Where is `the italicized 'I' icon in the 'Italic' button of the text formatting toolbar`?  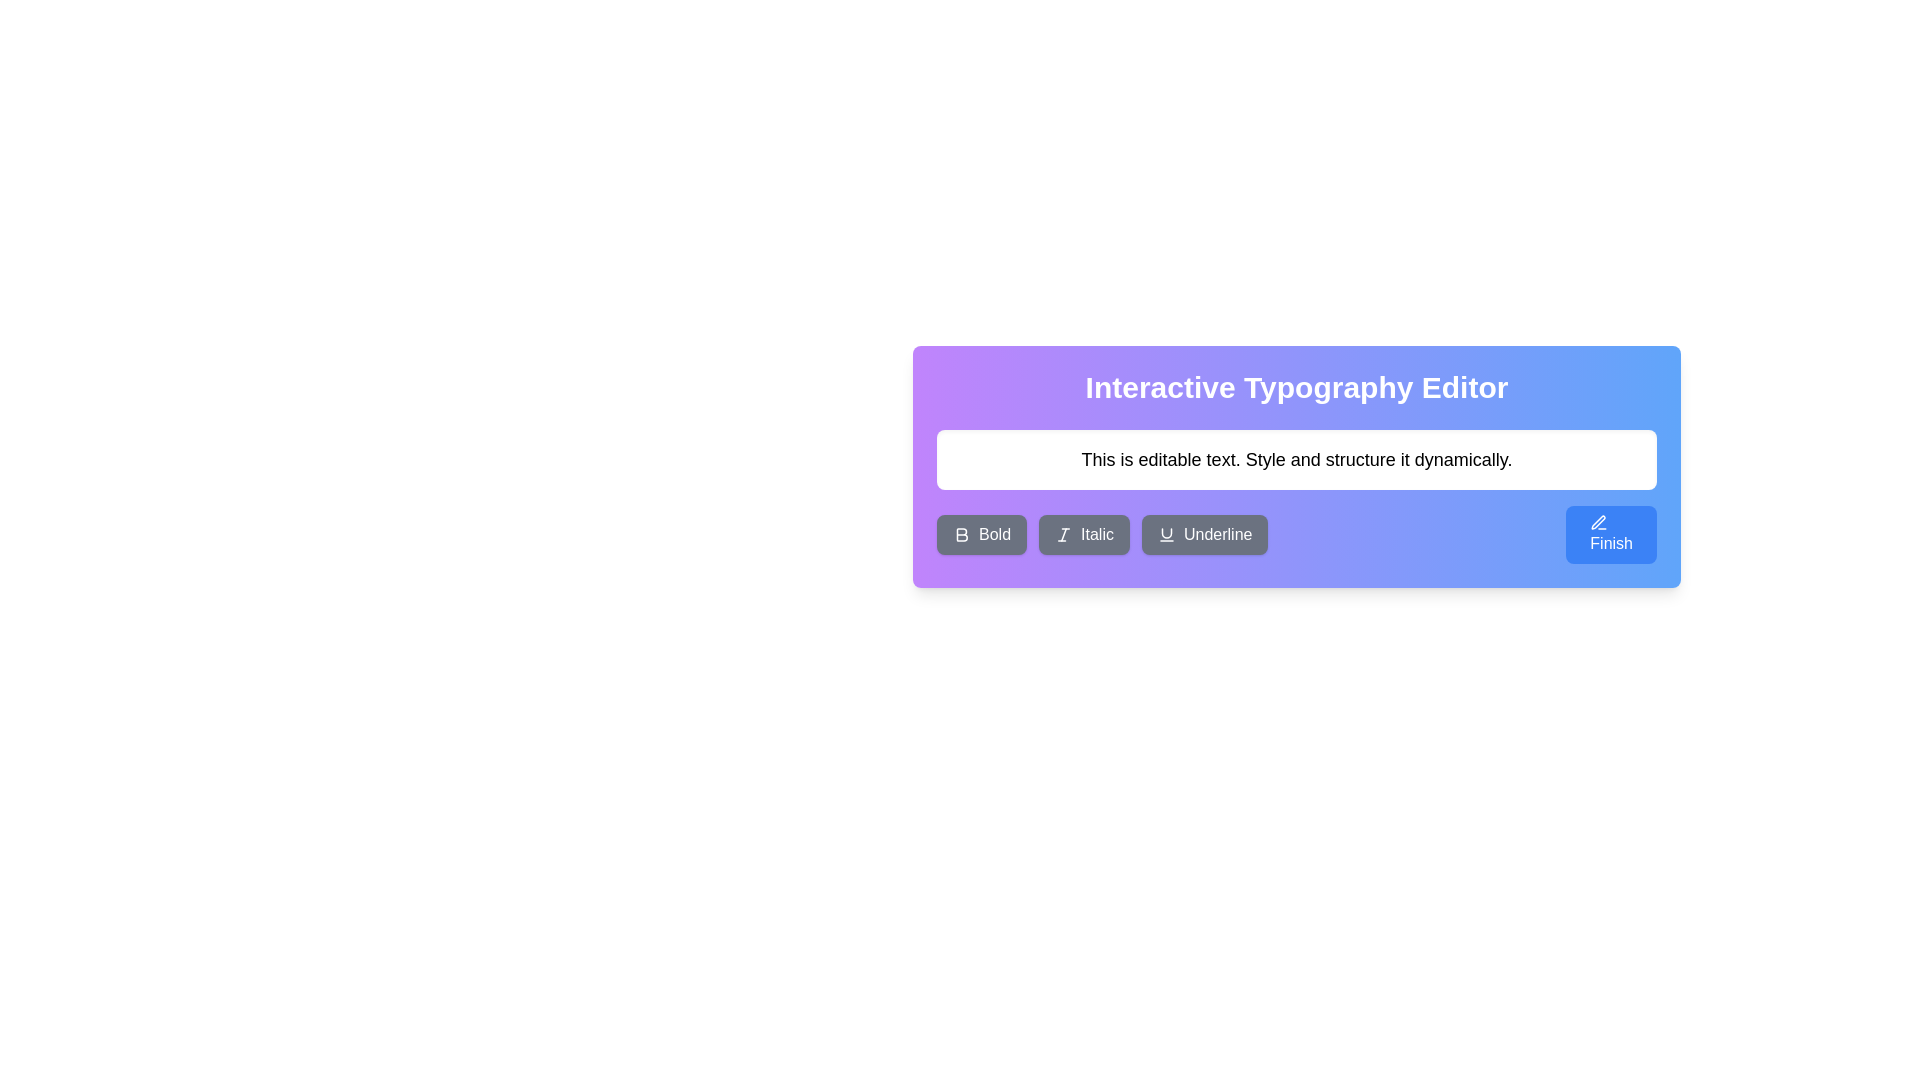
the italicized 'I' icon in the 'Italic' button of the text formatting toolbar is located at coordinates (1063, 534).